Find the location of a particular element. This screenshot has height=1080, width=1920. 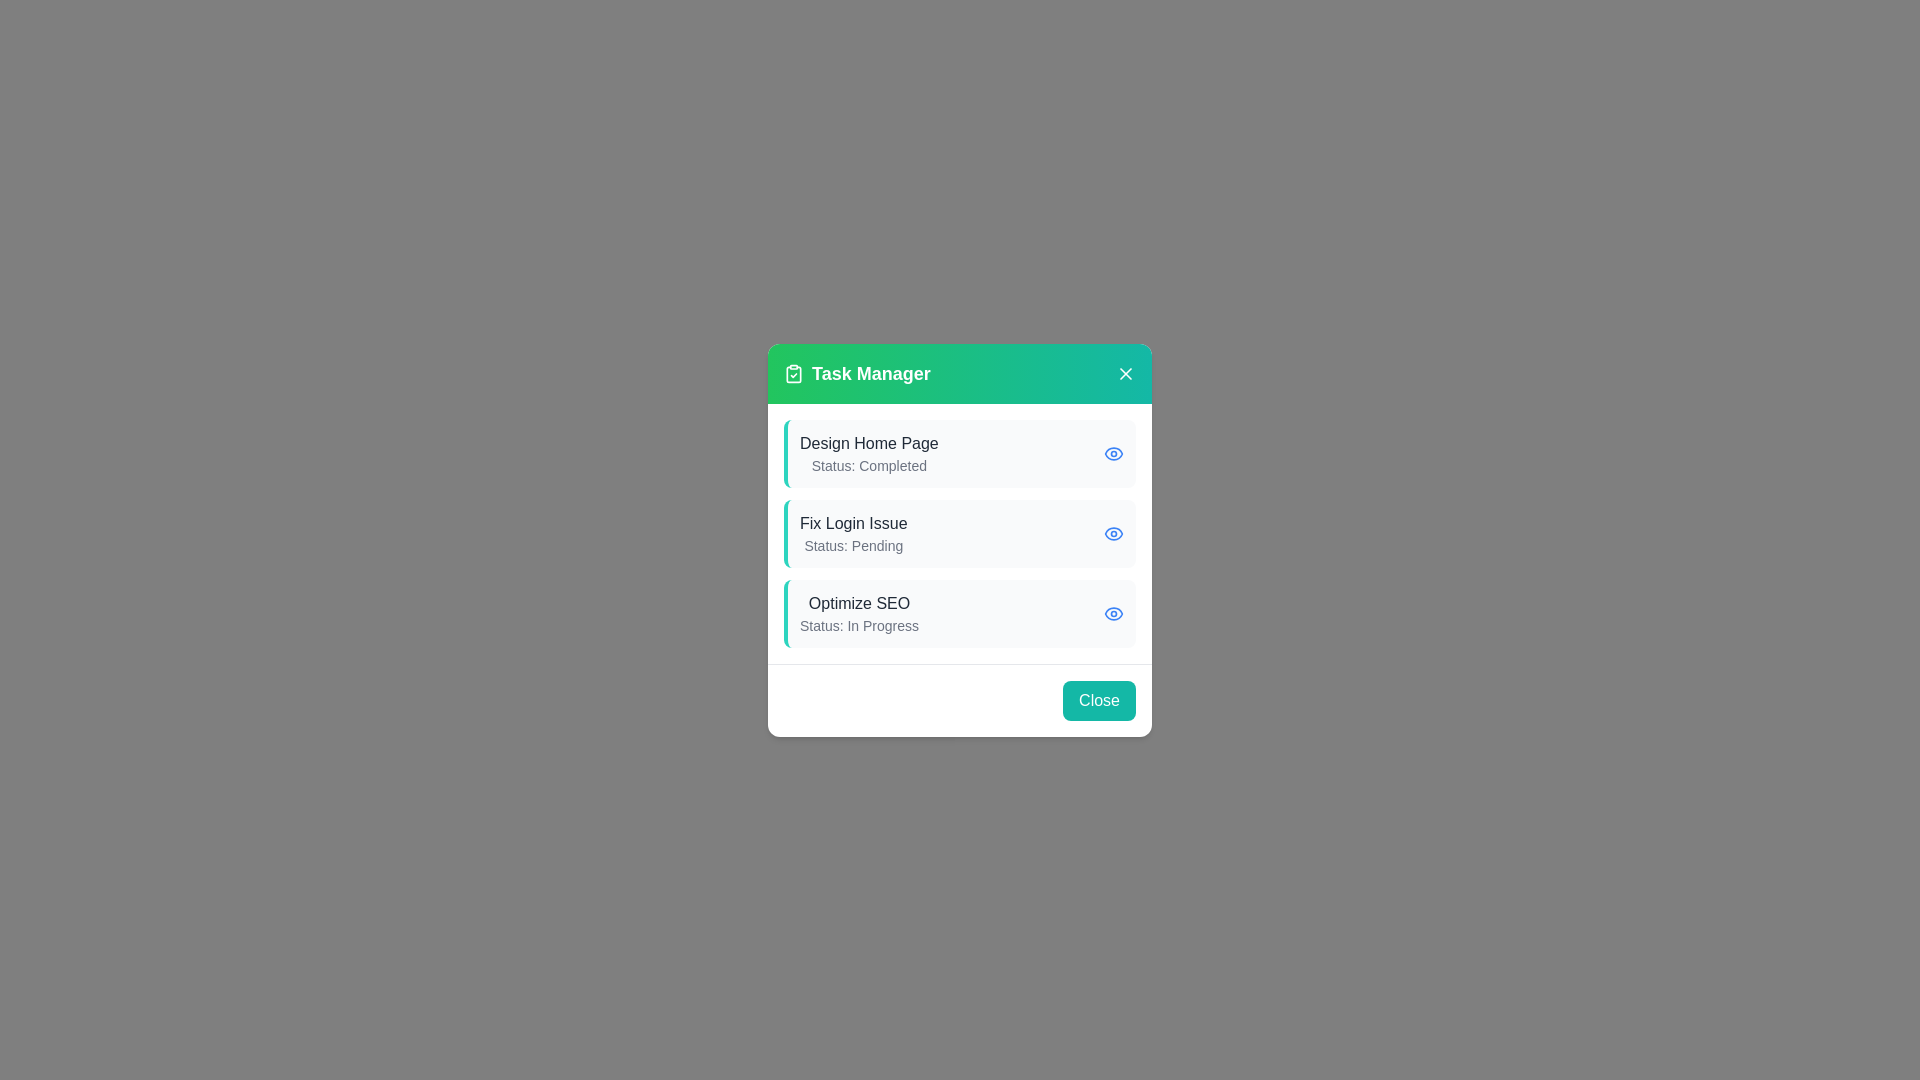

the close button located at the bottom-right corner of the 'Task Manager' modal to visualize the hover color change is located at coordinates (1098, 699).